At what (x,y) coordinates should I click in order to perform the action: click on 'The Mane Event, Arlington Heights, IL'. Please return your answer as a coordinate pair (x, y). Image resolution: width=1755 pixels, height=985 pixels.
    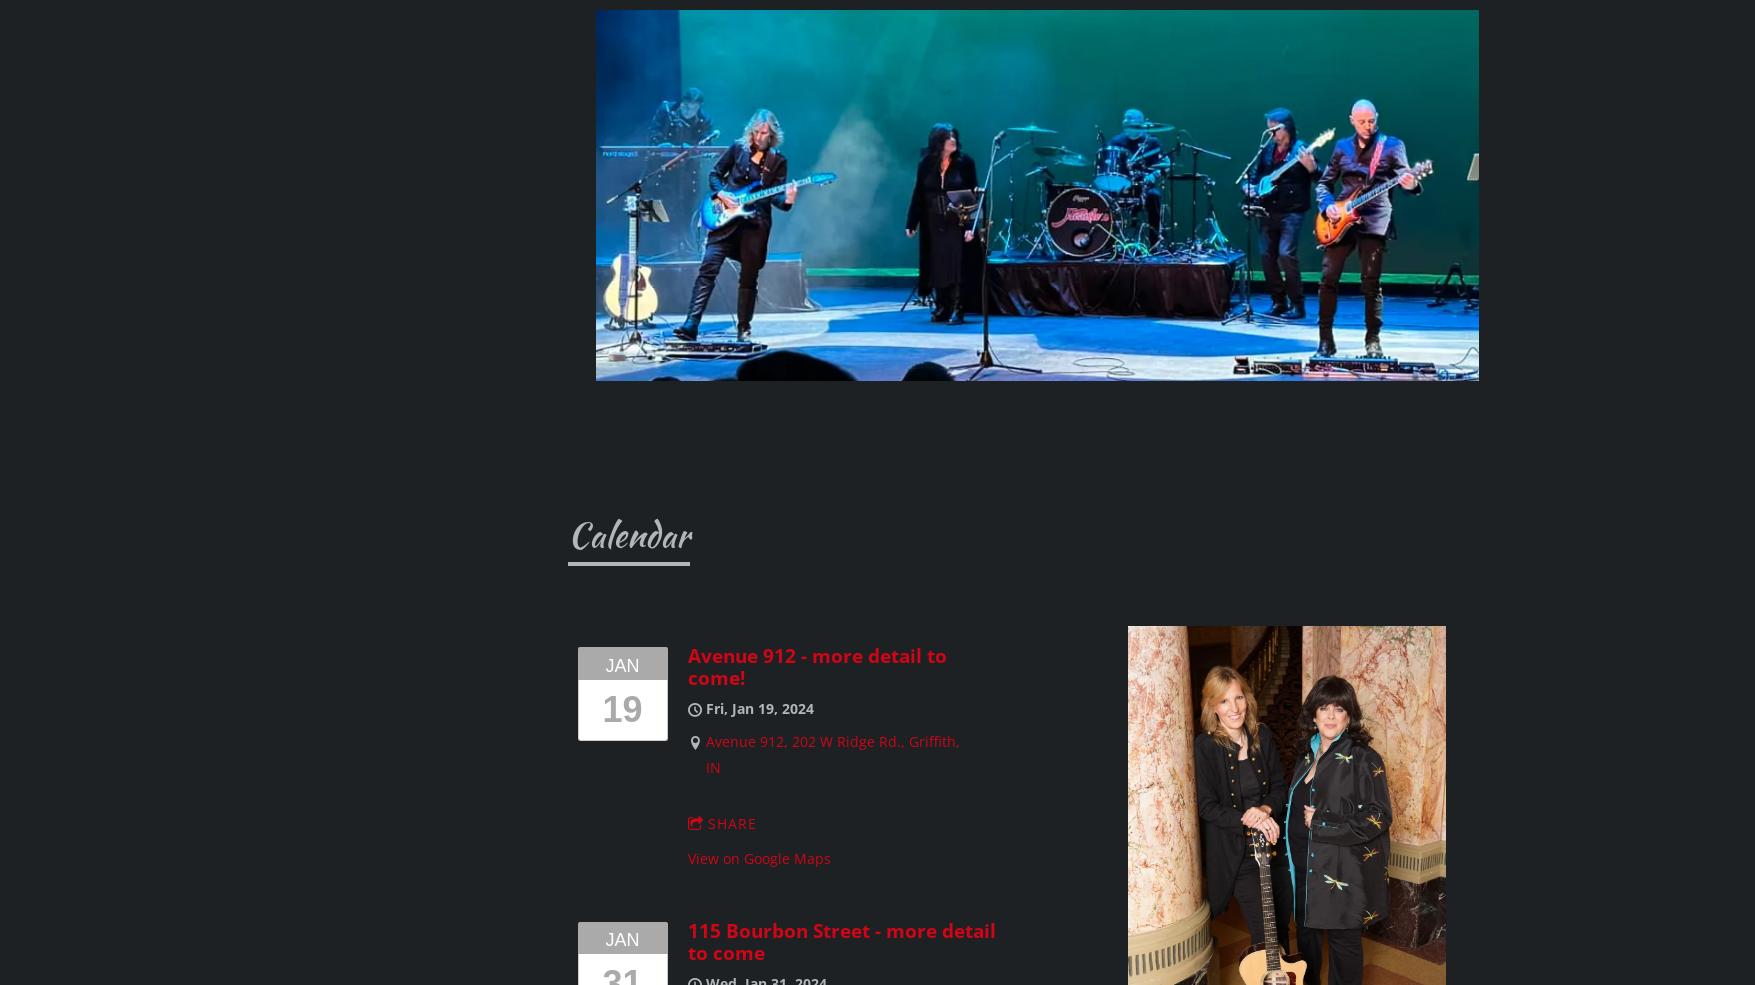
    Looking at the image, I should click on (756, 869).